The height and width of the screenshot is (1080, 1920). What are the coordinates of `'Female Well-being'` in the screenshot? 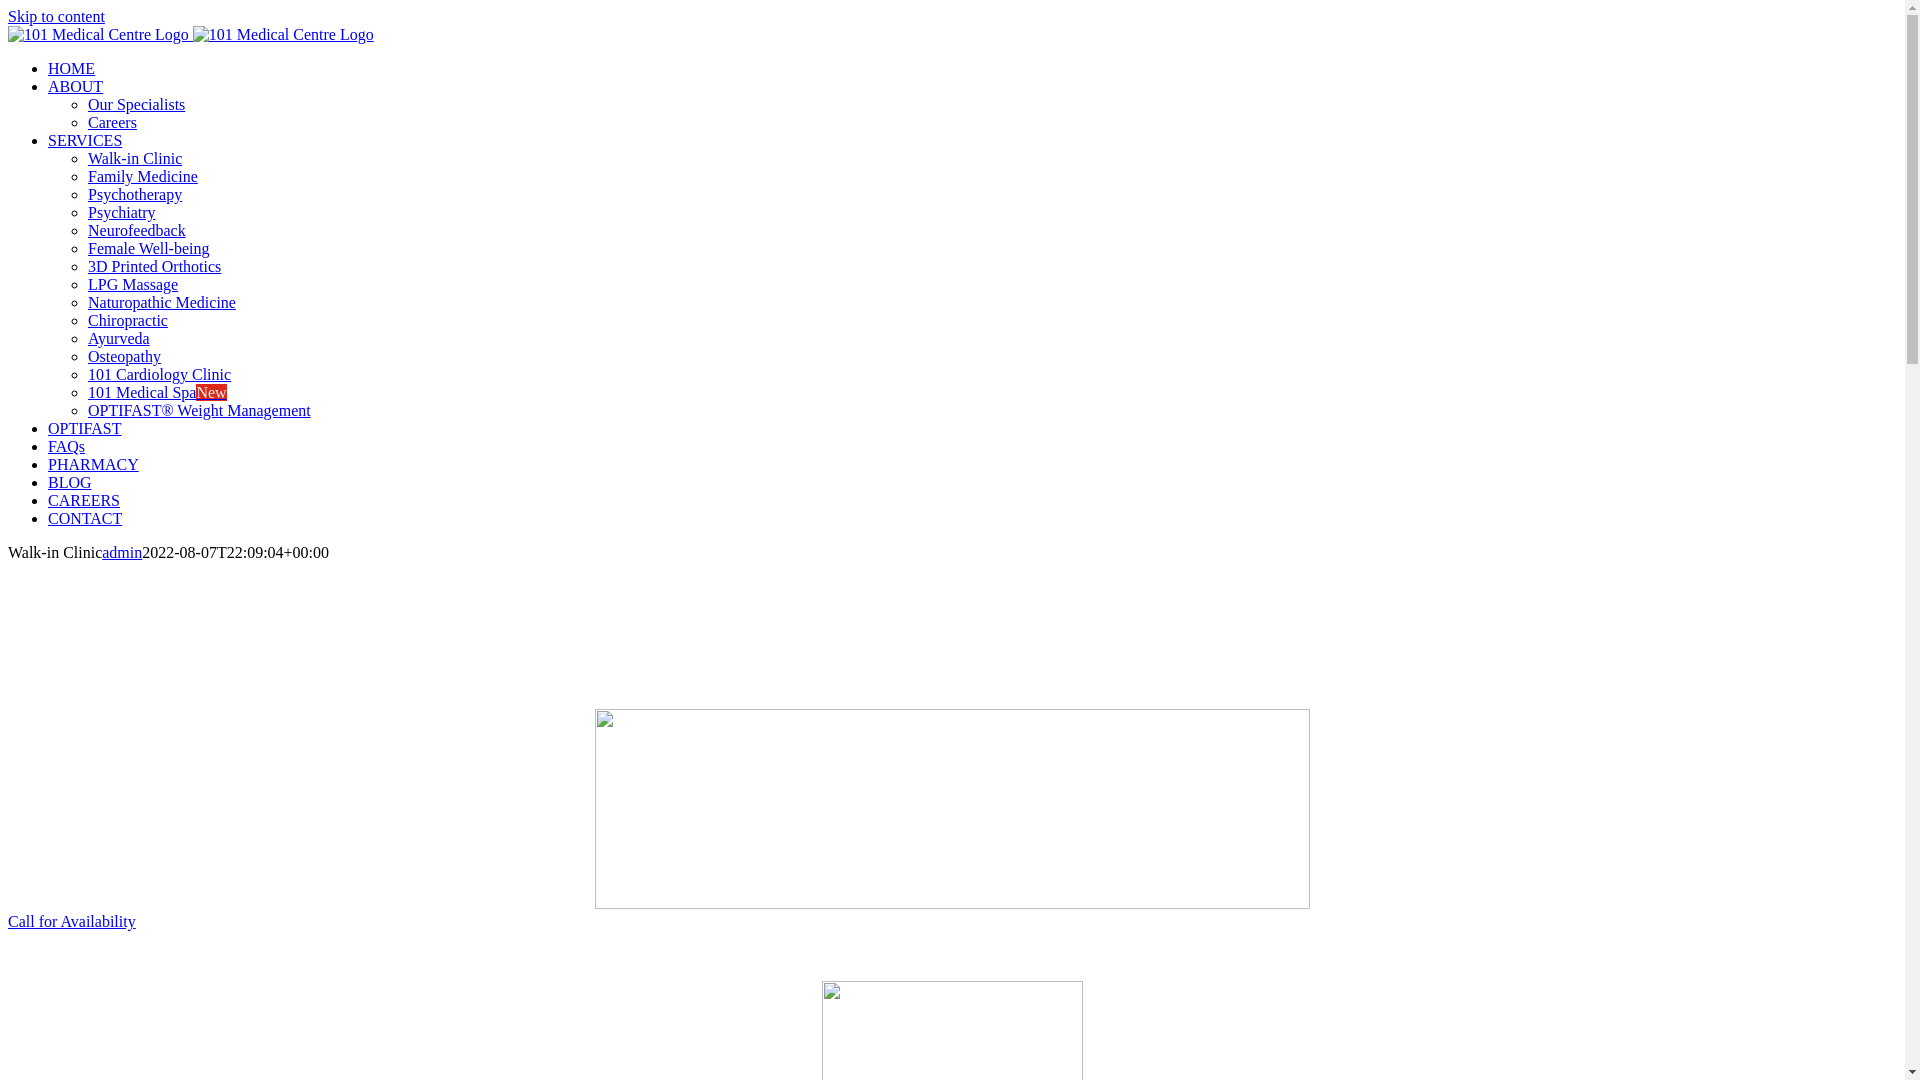 It's located at (147, 247).